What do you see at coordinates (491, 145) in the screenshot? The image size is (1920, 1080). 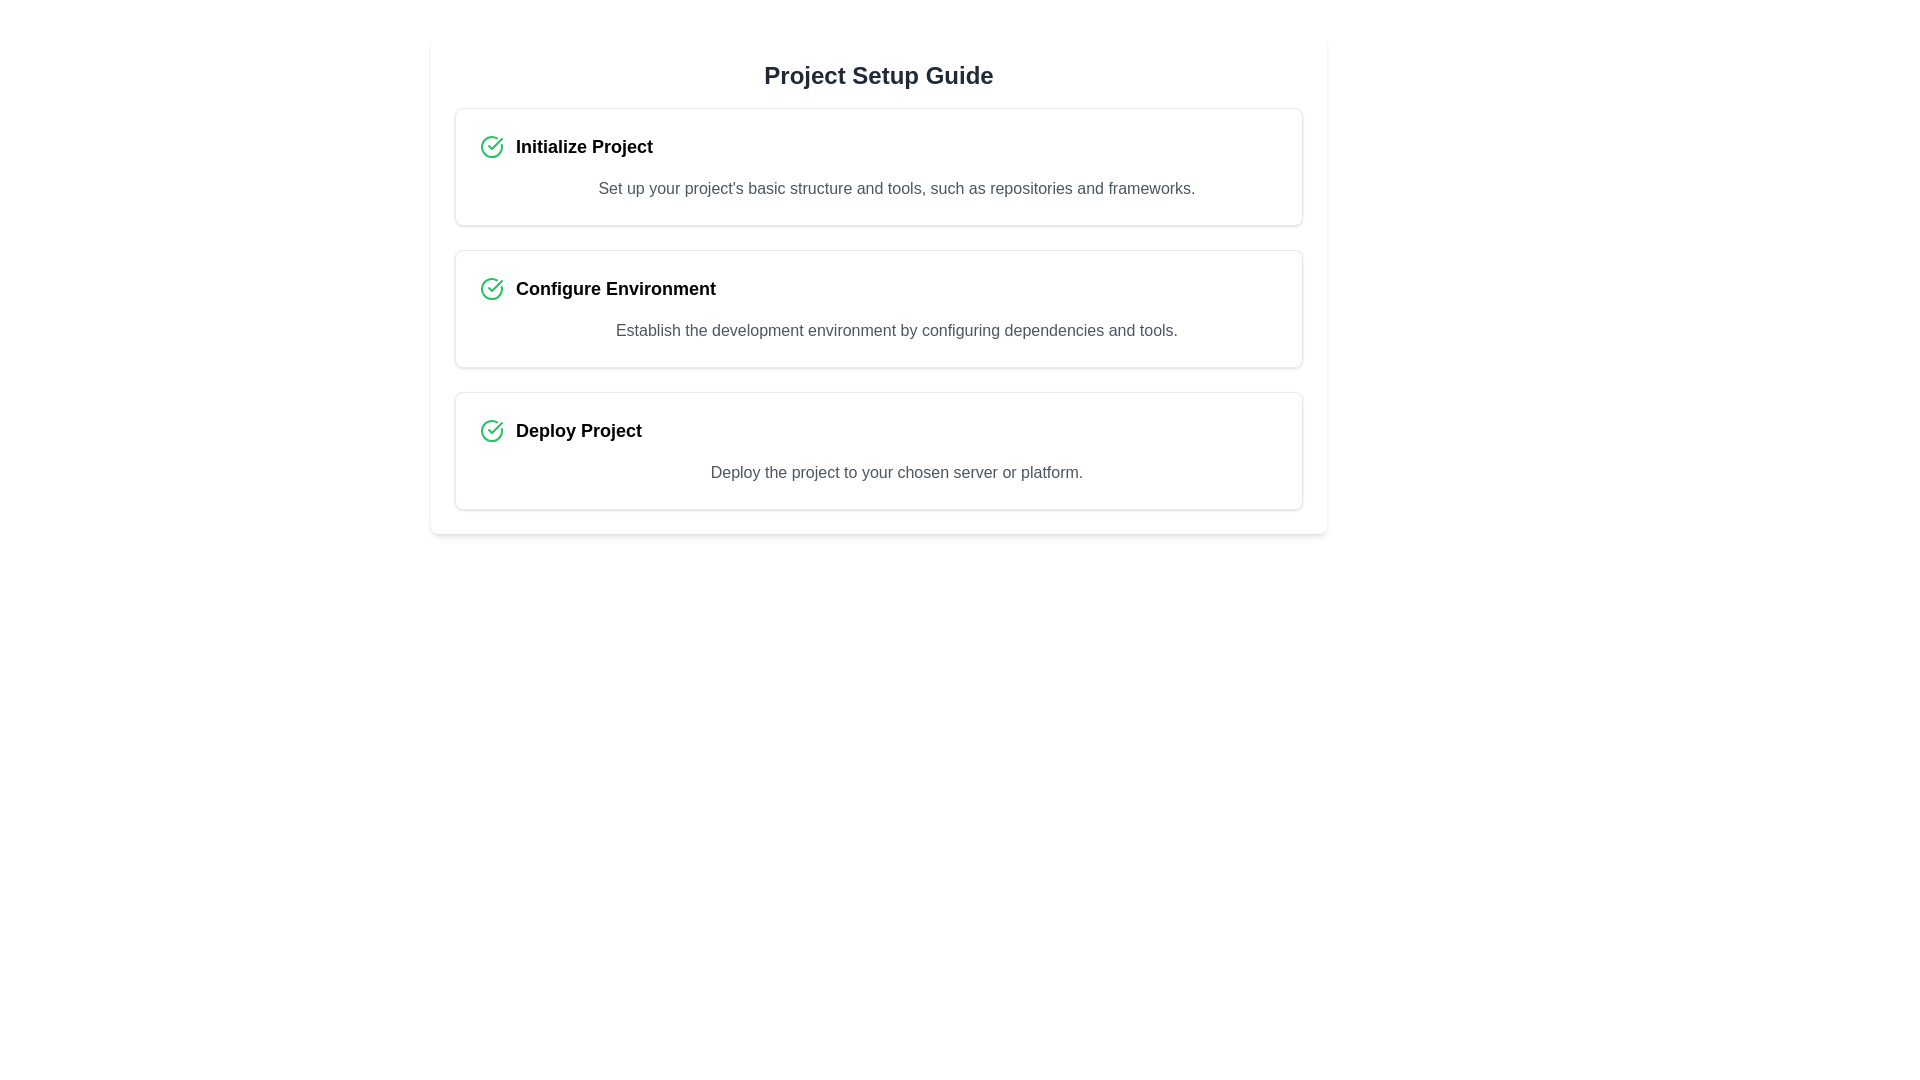 I see `the completion icon indicating the 'Initialize Project' process, located to the left of the text 'Initialize Project'` at bounding box center [491, 145].